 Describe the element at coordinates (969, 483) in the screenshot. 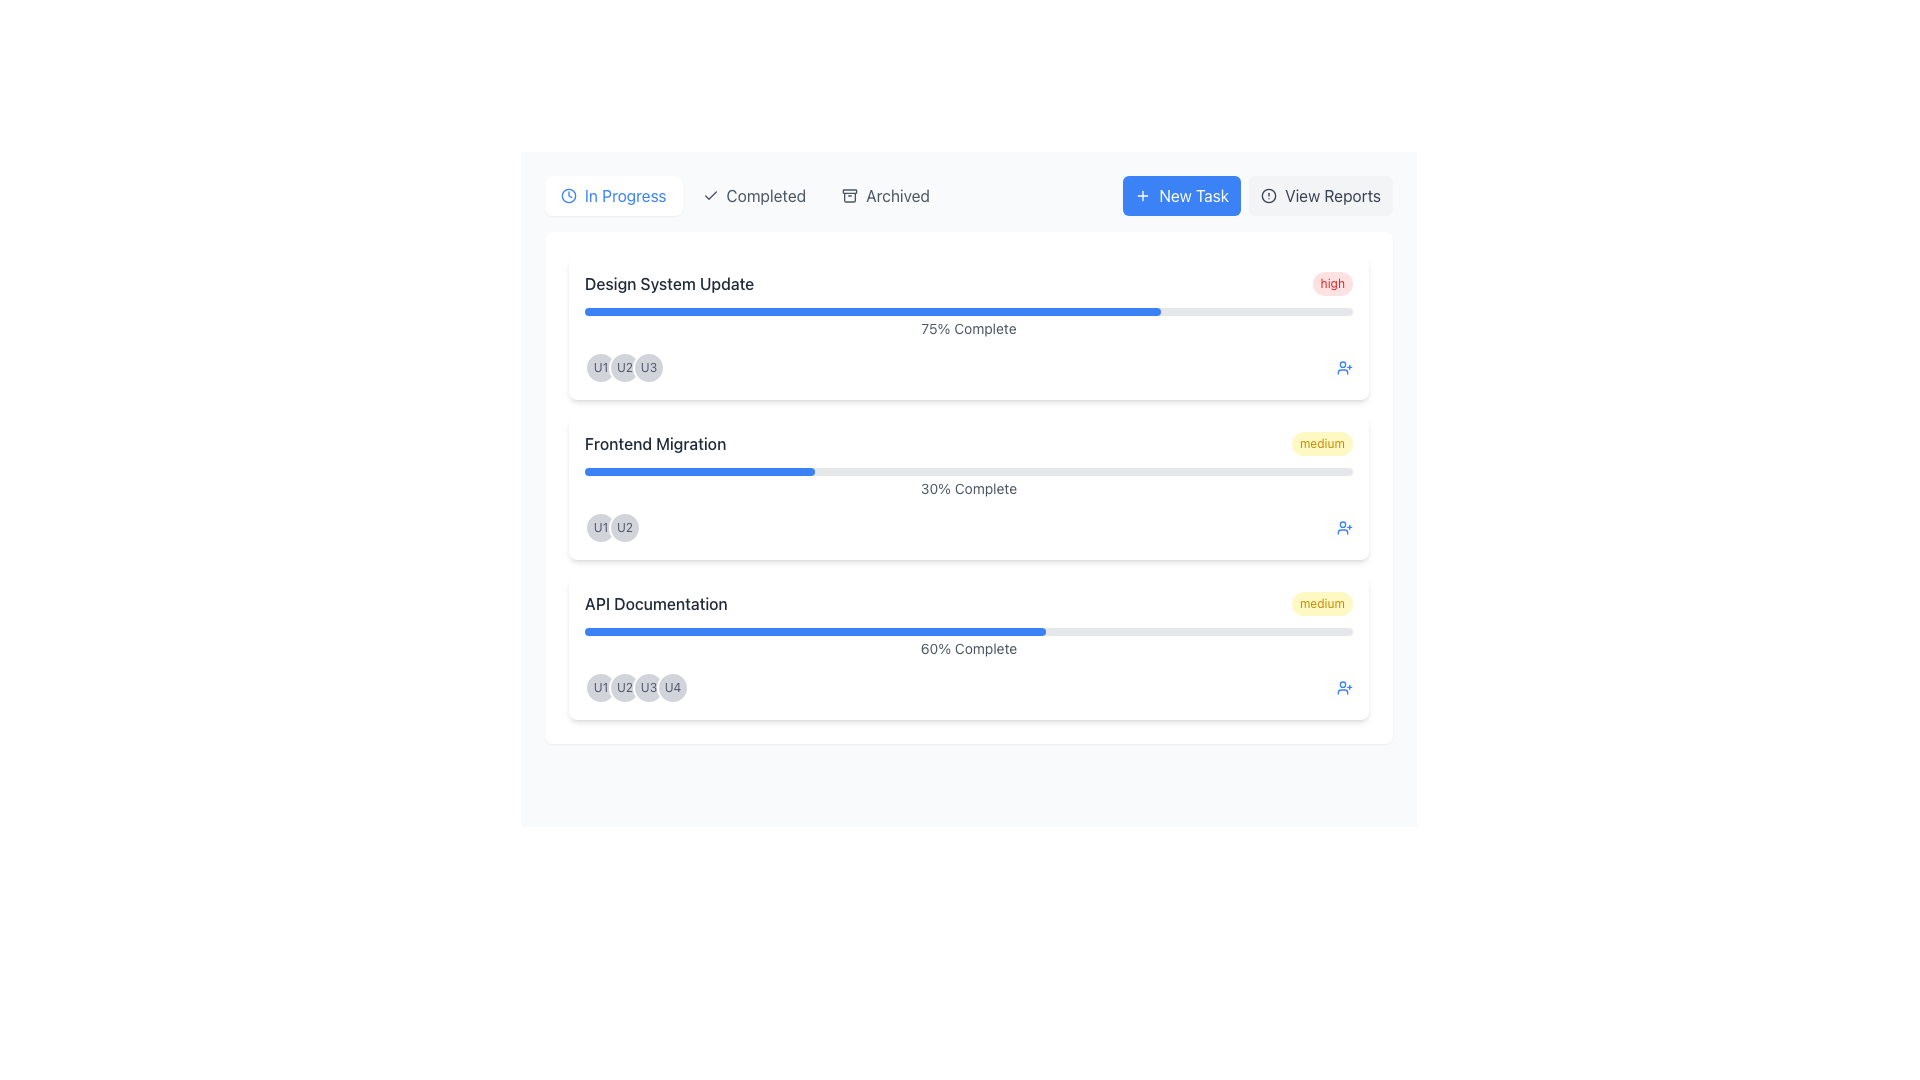

I see `the Progress indicator for the 'Frontend Migration' task` at that location.